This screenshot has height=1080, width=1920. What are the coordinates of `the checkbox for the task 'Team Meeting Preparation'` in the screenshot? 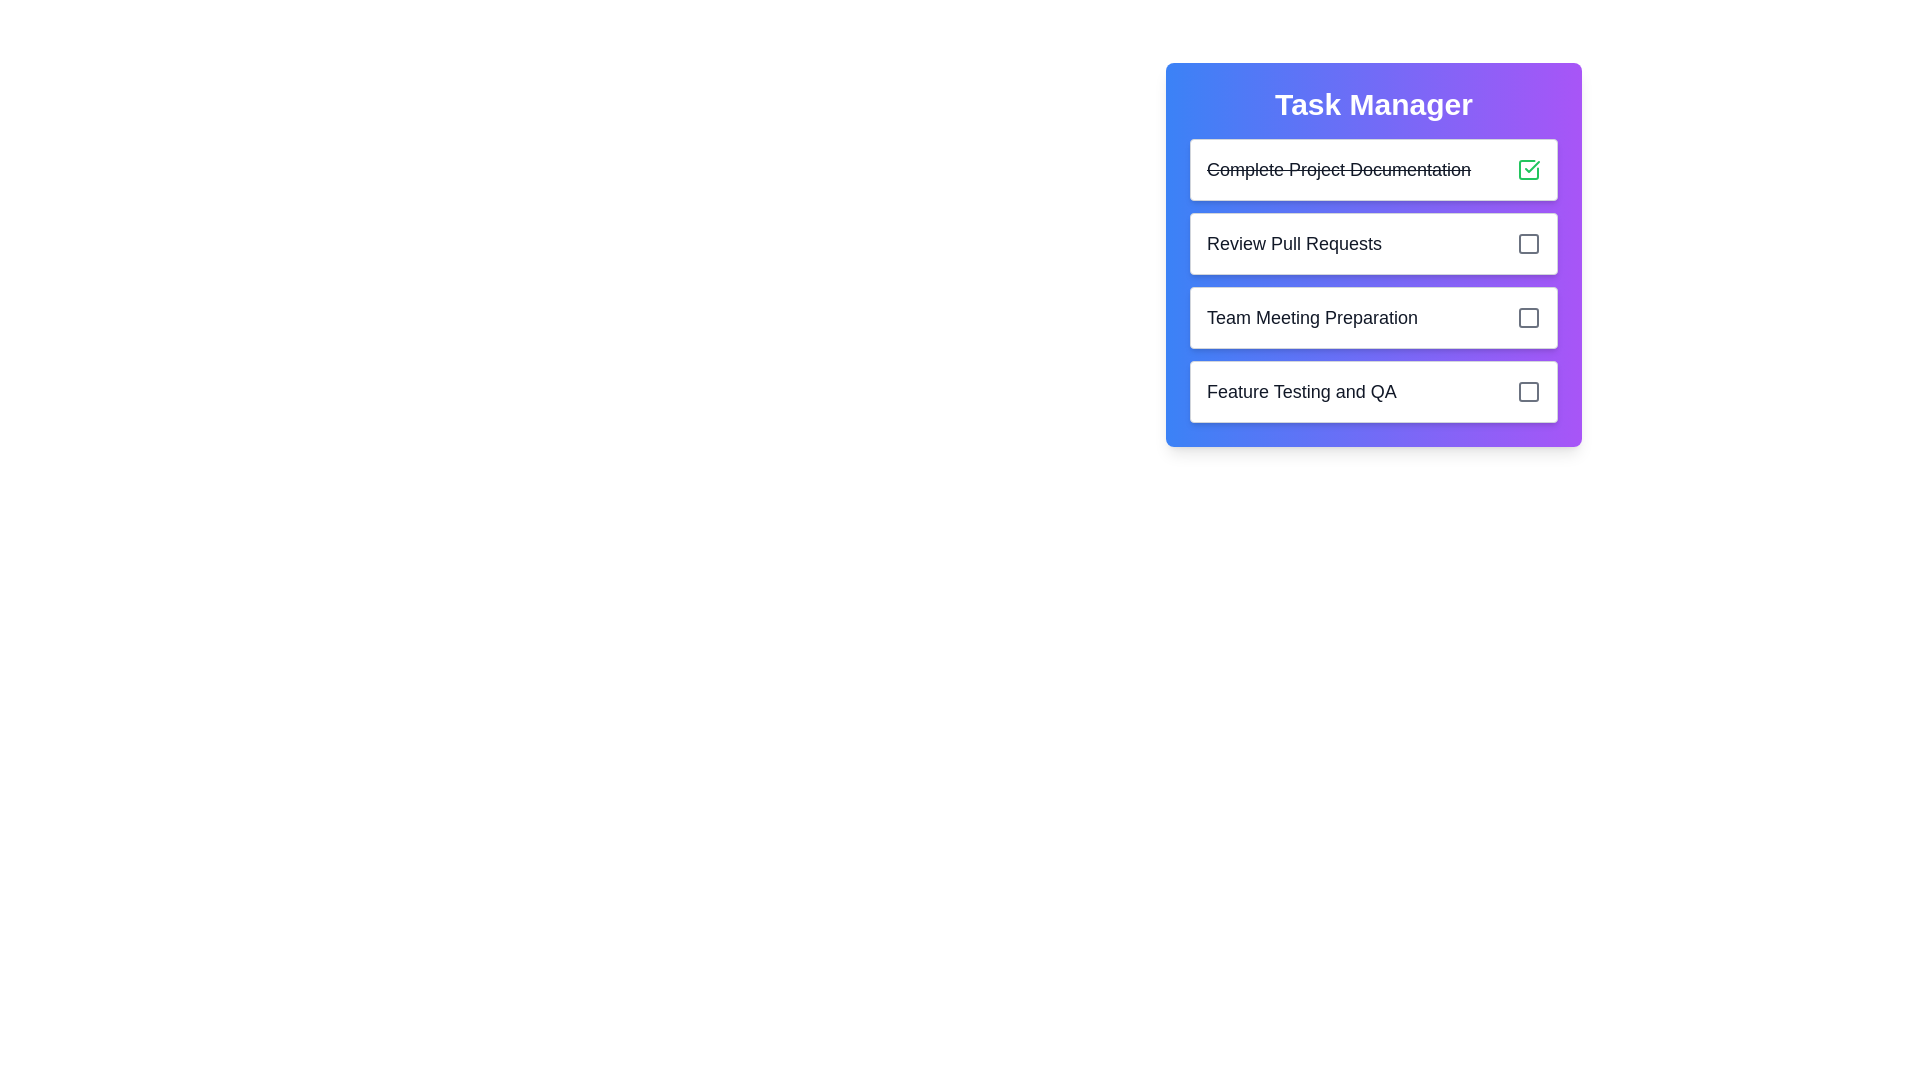 It's located at (1528, 316).